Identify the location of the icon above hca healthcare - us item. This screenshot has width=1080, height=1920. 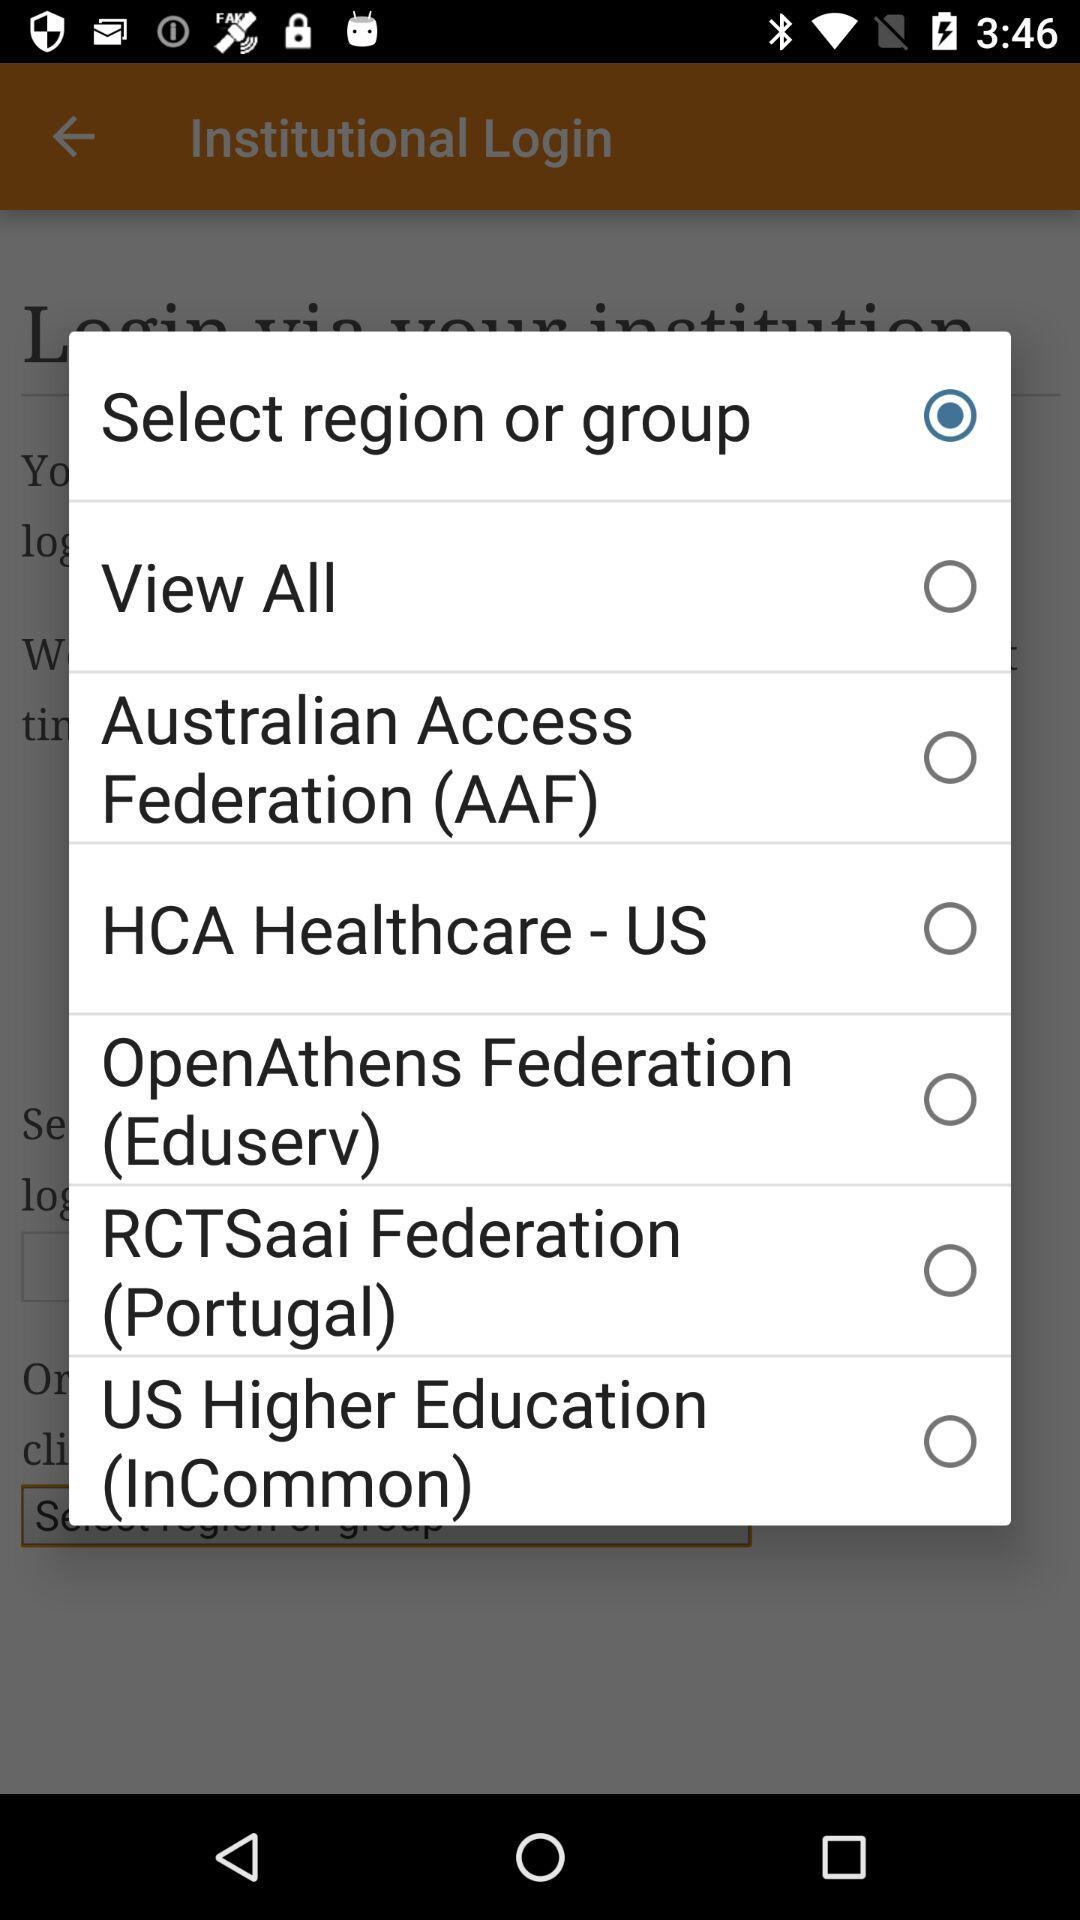
(540, 756).